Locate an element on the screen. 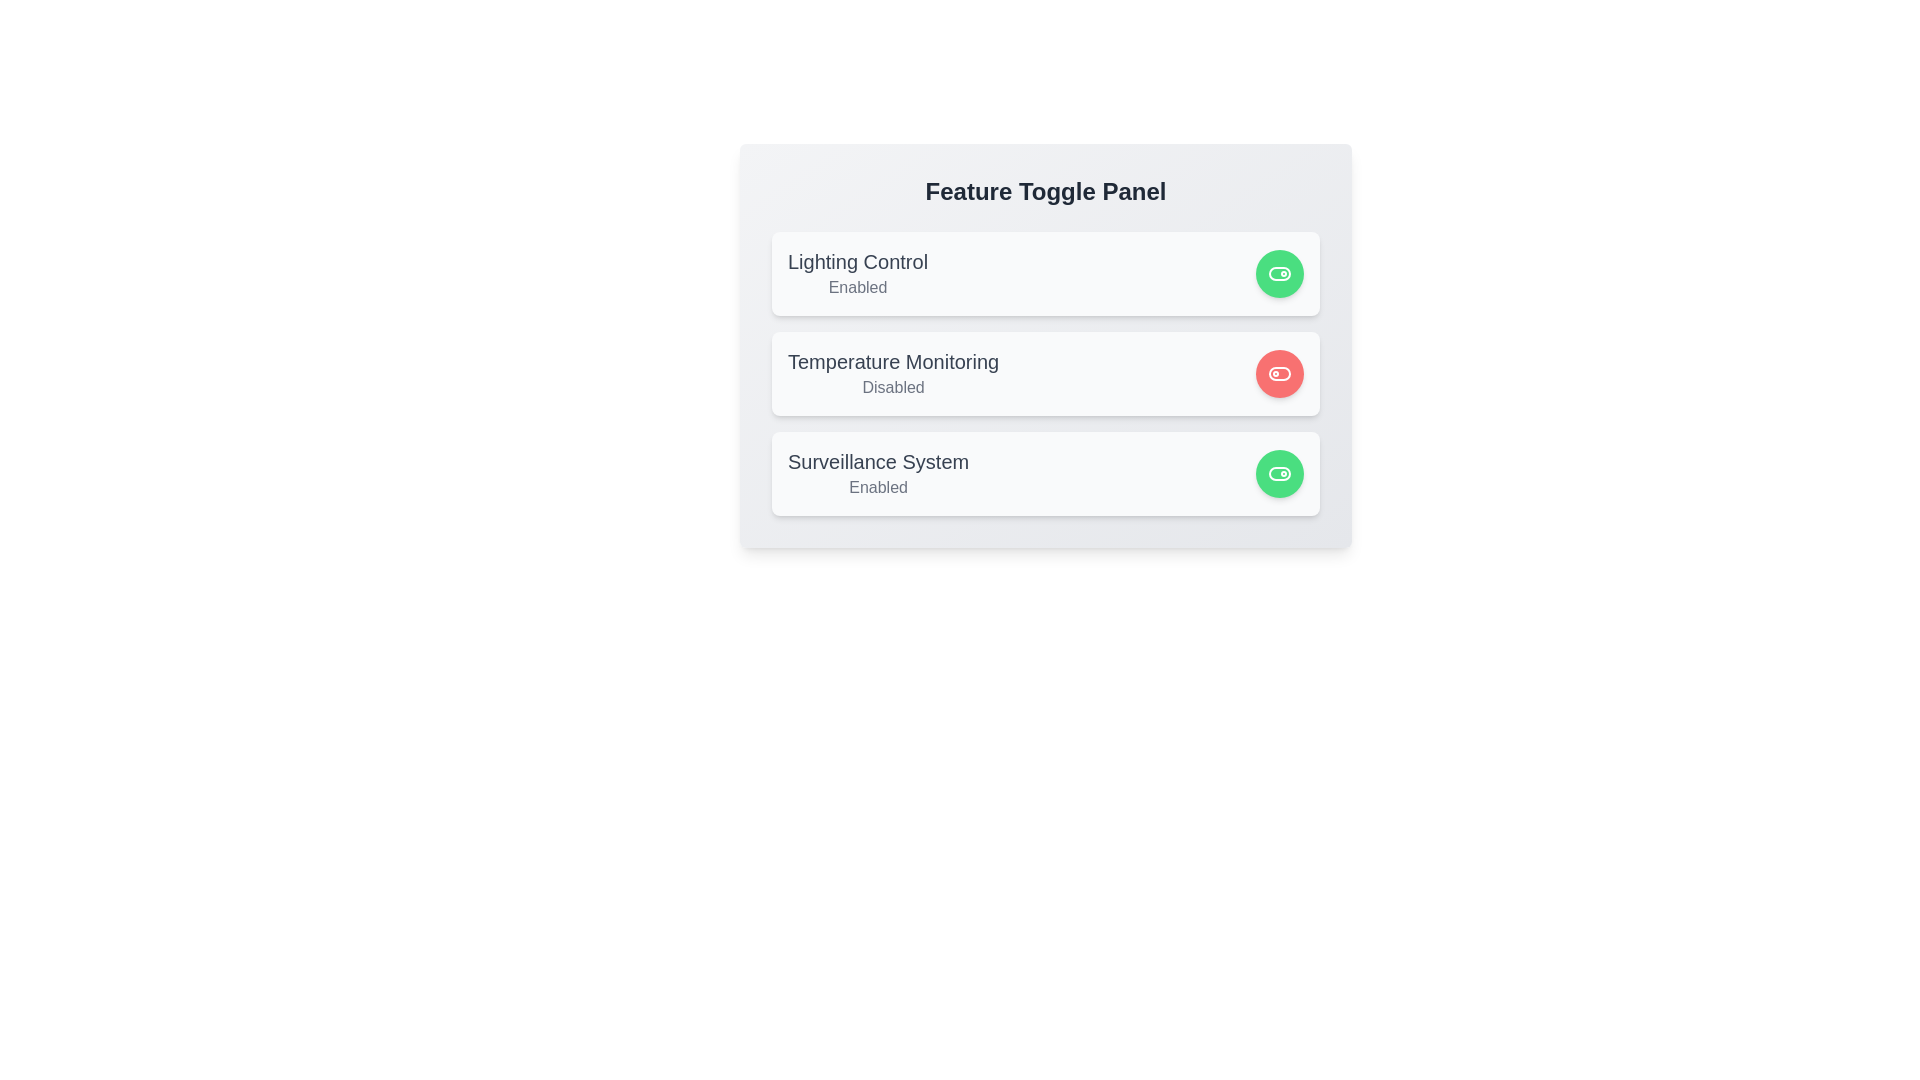 The image size is (1920, 1080). the toggle button for Lighting Control to change its state is located at coordinates (1280, 273).